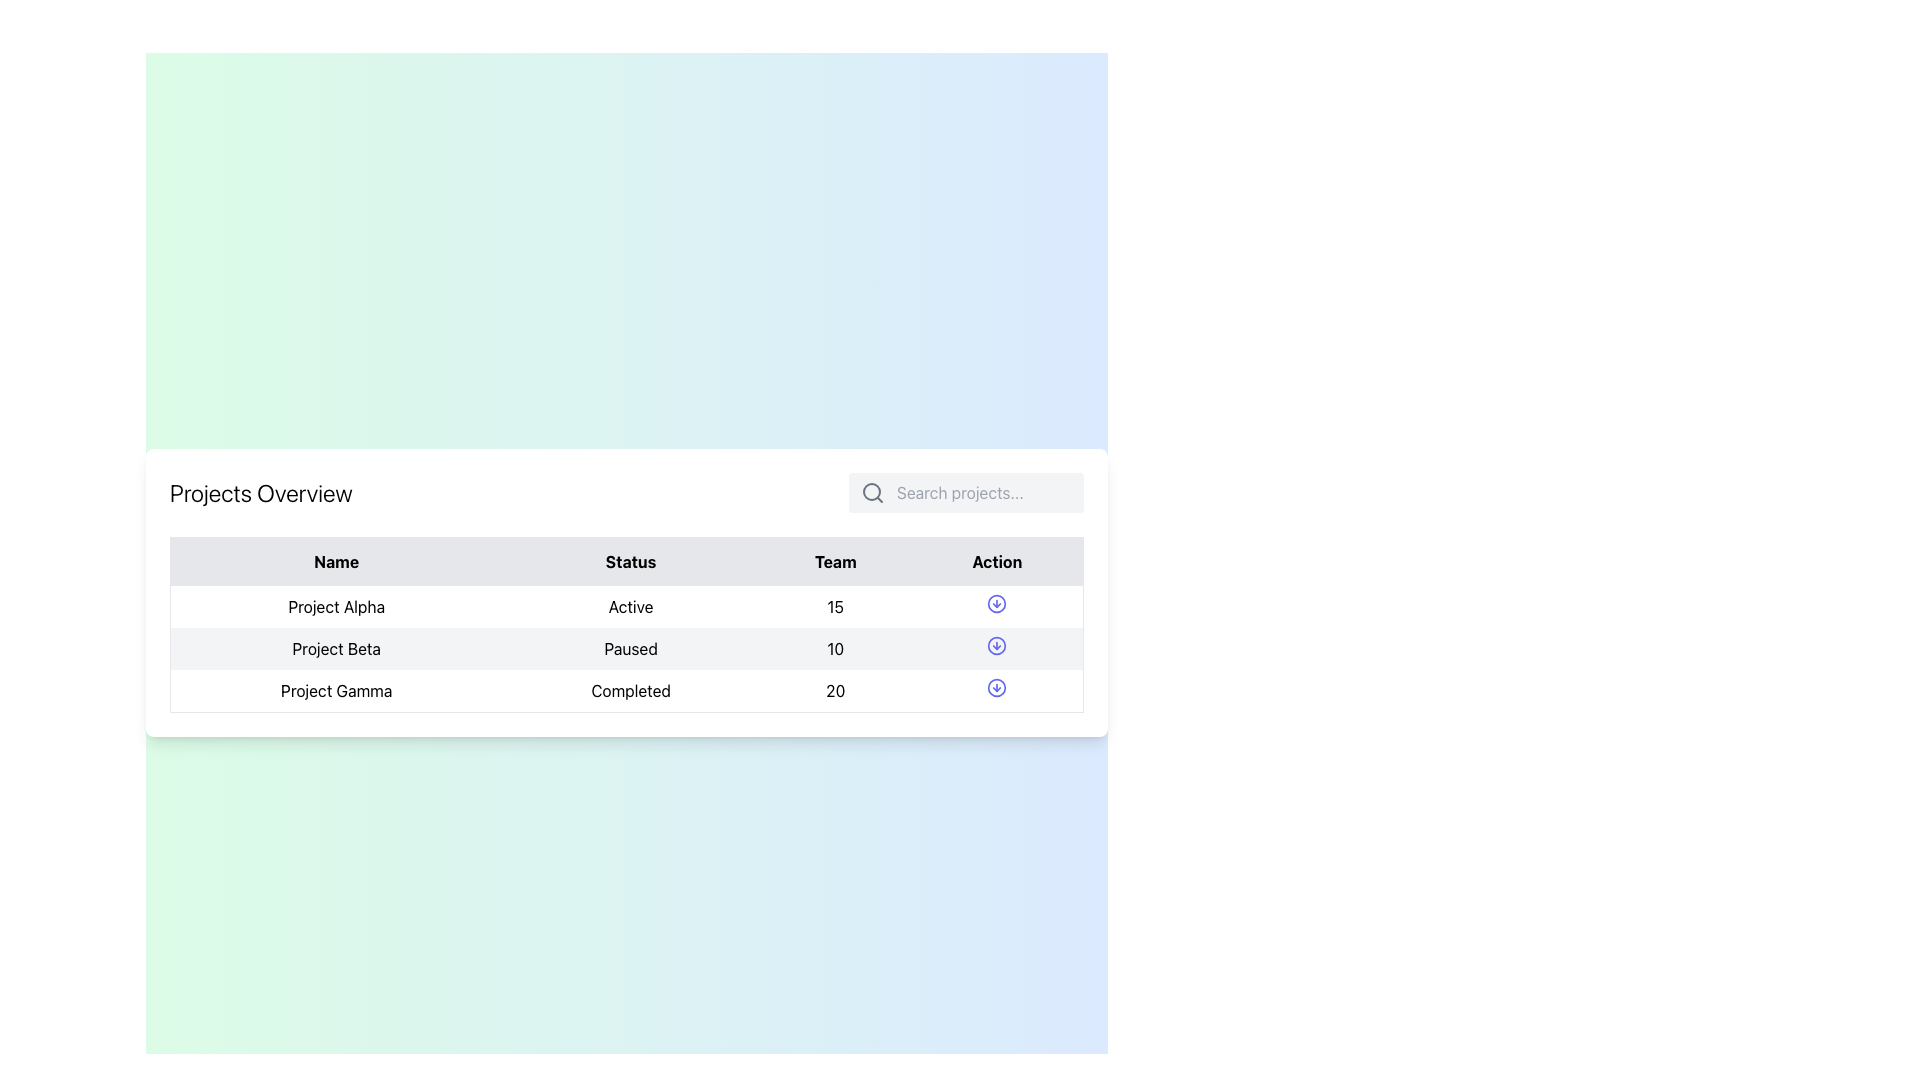  Describe the element at coordinates (835, 690) in the screenshot. I see `the numeric text element displaying '20' located in the third row under the 'Team' column of a tabular structure, surrounded by similar numeric elements and positioned between 'Completed' and an empty cell` at that location.